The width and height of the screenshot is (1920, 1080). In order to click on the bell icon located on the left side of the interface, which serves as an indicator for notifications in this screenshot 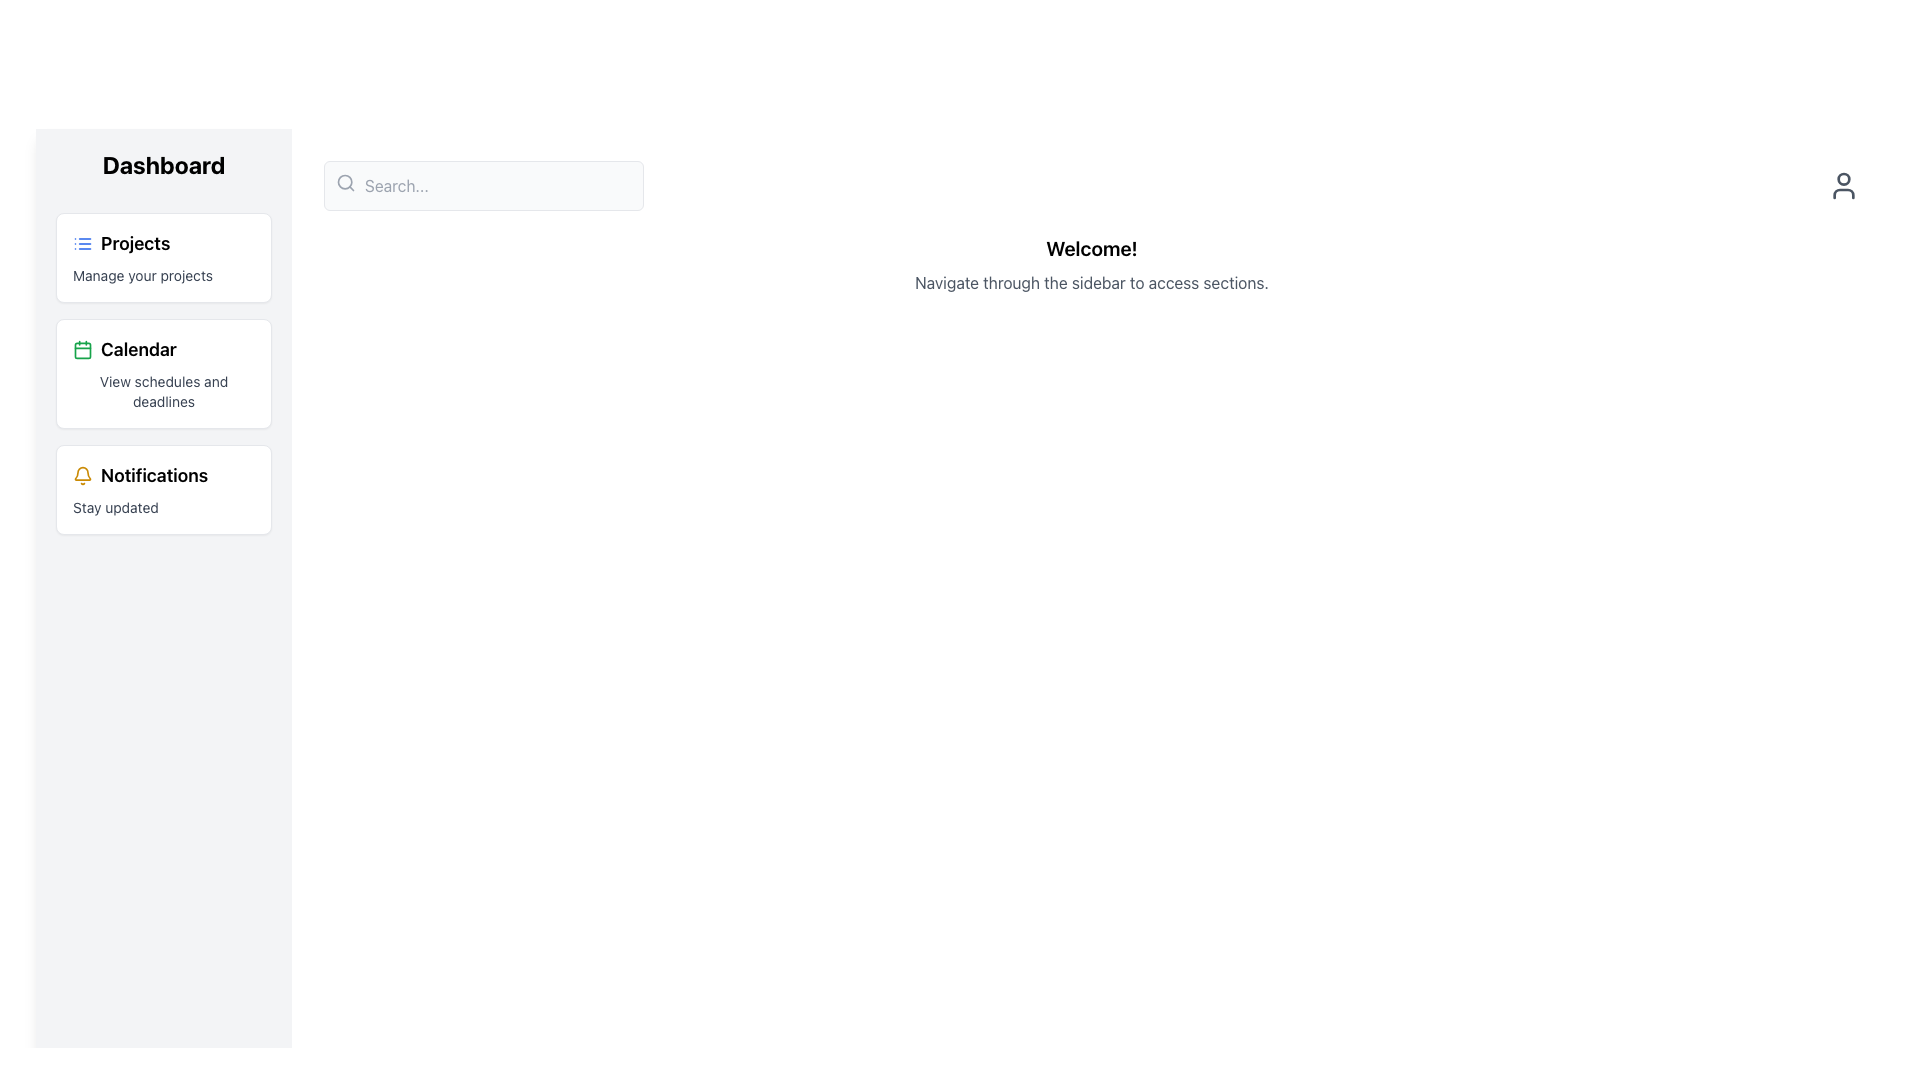, I will do `click(81, 475)`.